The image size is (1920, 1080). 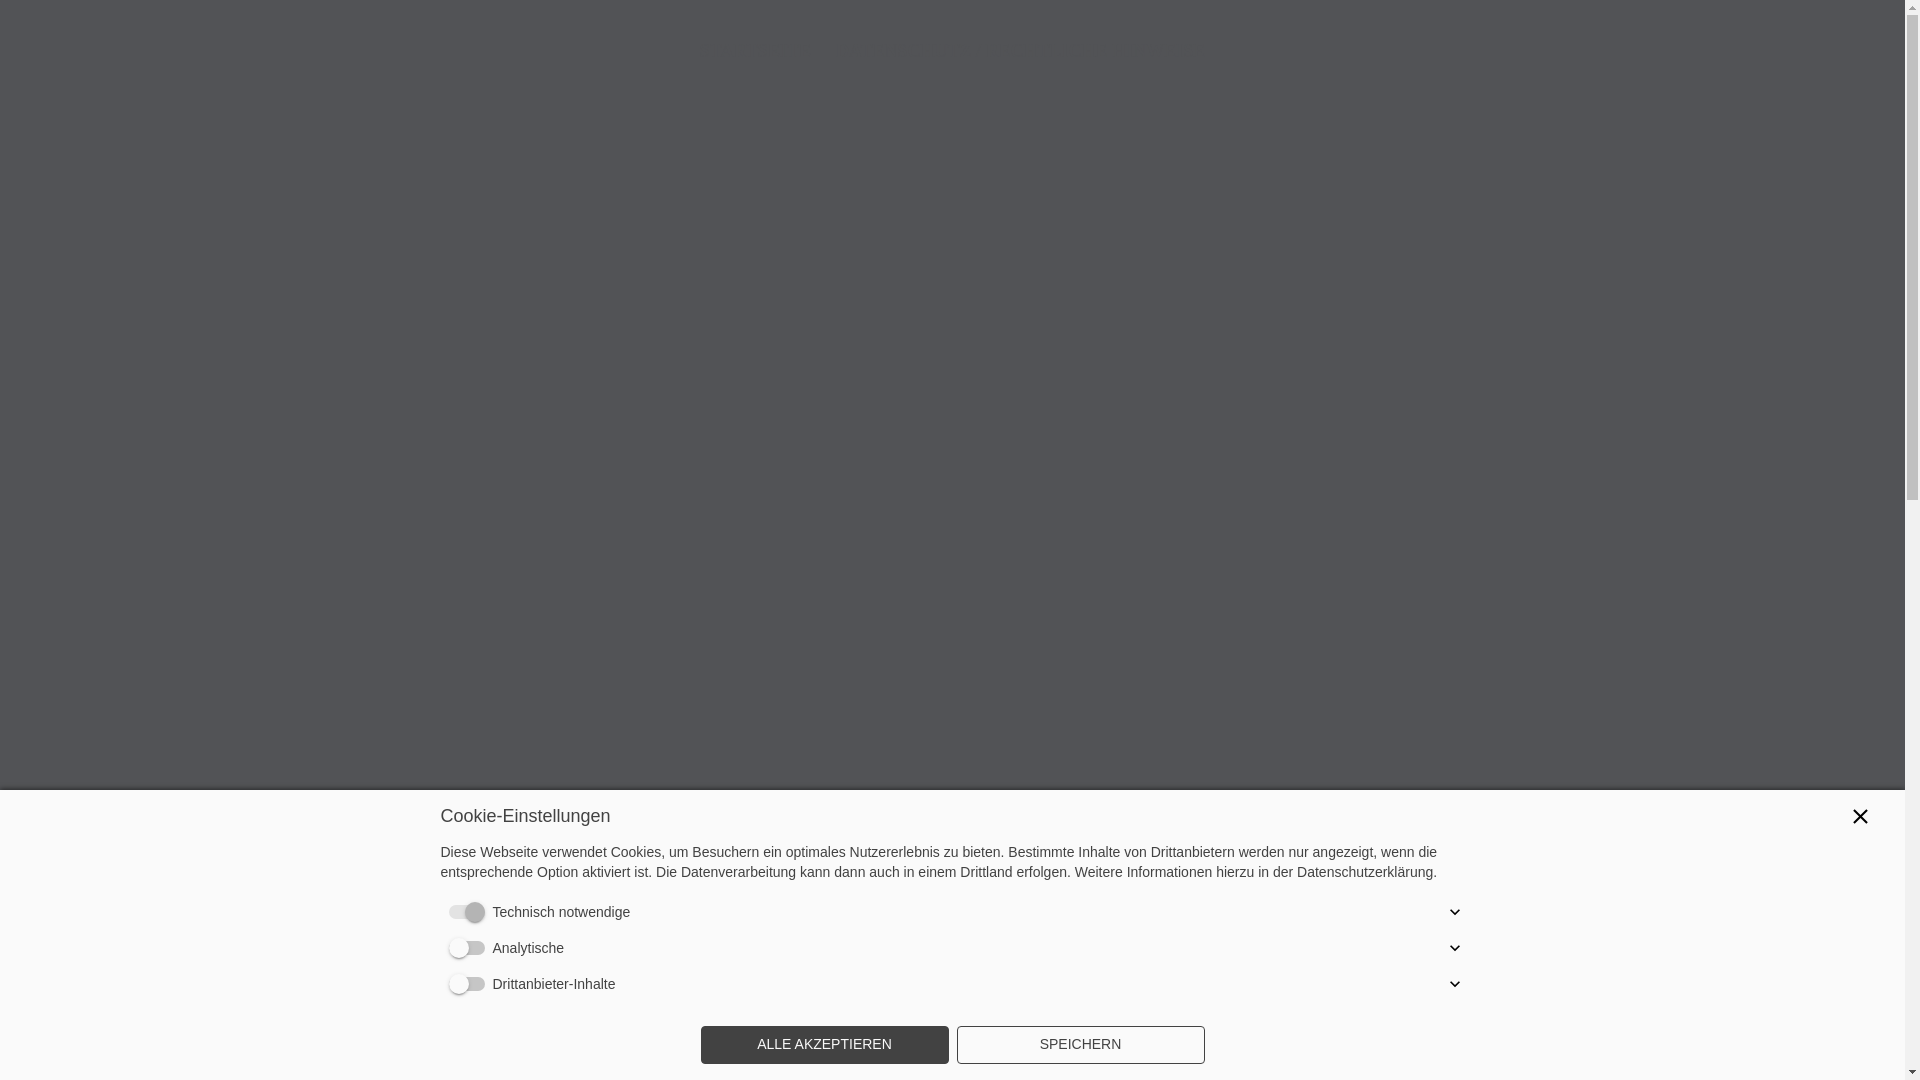 I want to click on 'ALLE AKZEPTIEREN', so click(x=700, y=1044).